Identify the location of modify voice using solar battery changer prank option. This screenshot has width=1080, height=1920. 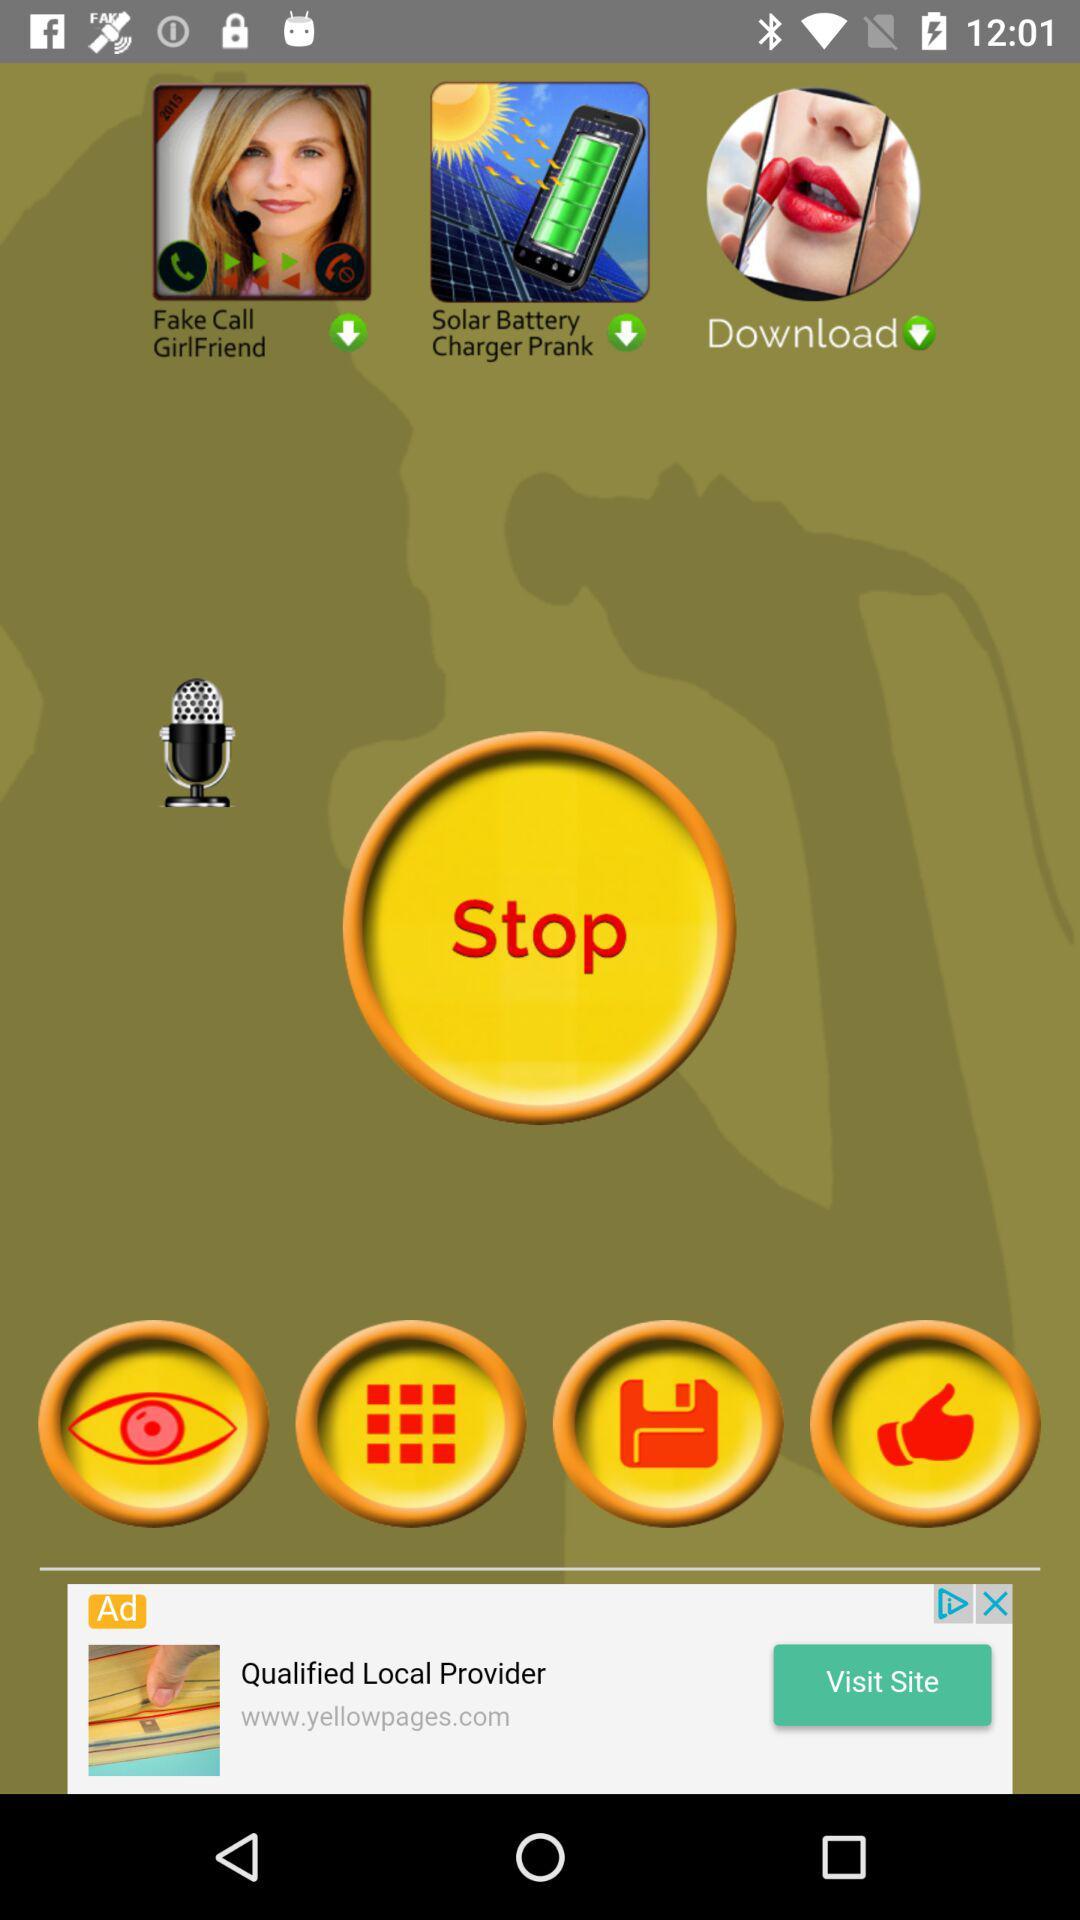
(540, 219).